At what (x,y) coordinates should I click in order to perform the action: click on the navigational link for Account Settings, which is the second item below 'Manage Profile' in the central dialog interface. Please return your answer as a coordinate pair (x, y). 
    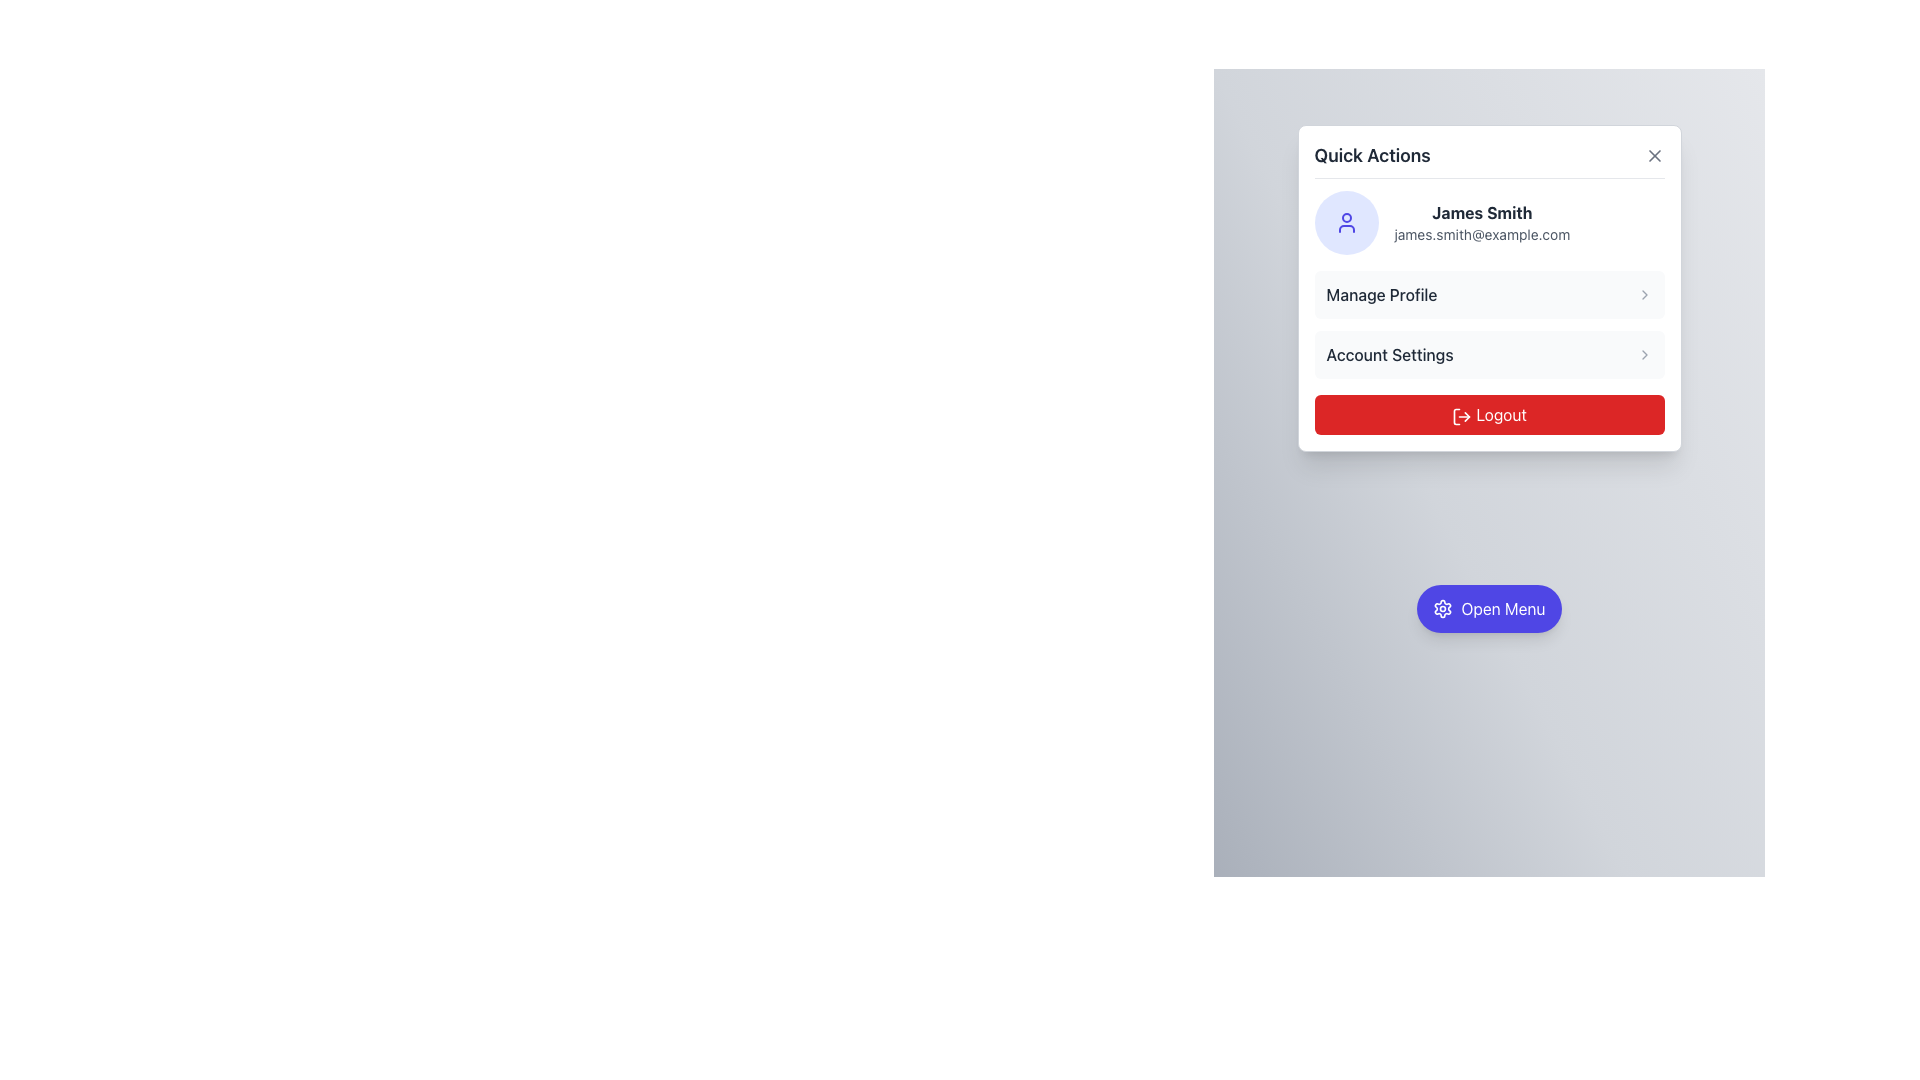
    Looking at the image, I should click on (1489, 353).